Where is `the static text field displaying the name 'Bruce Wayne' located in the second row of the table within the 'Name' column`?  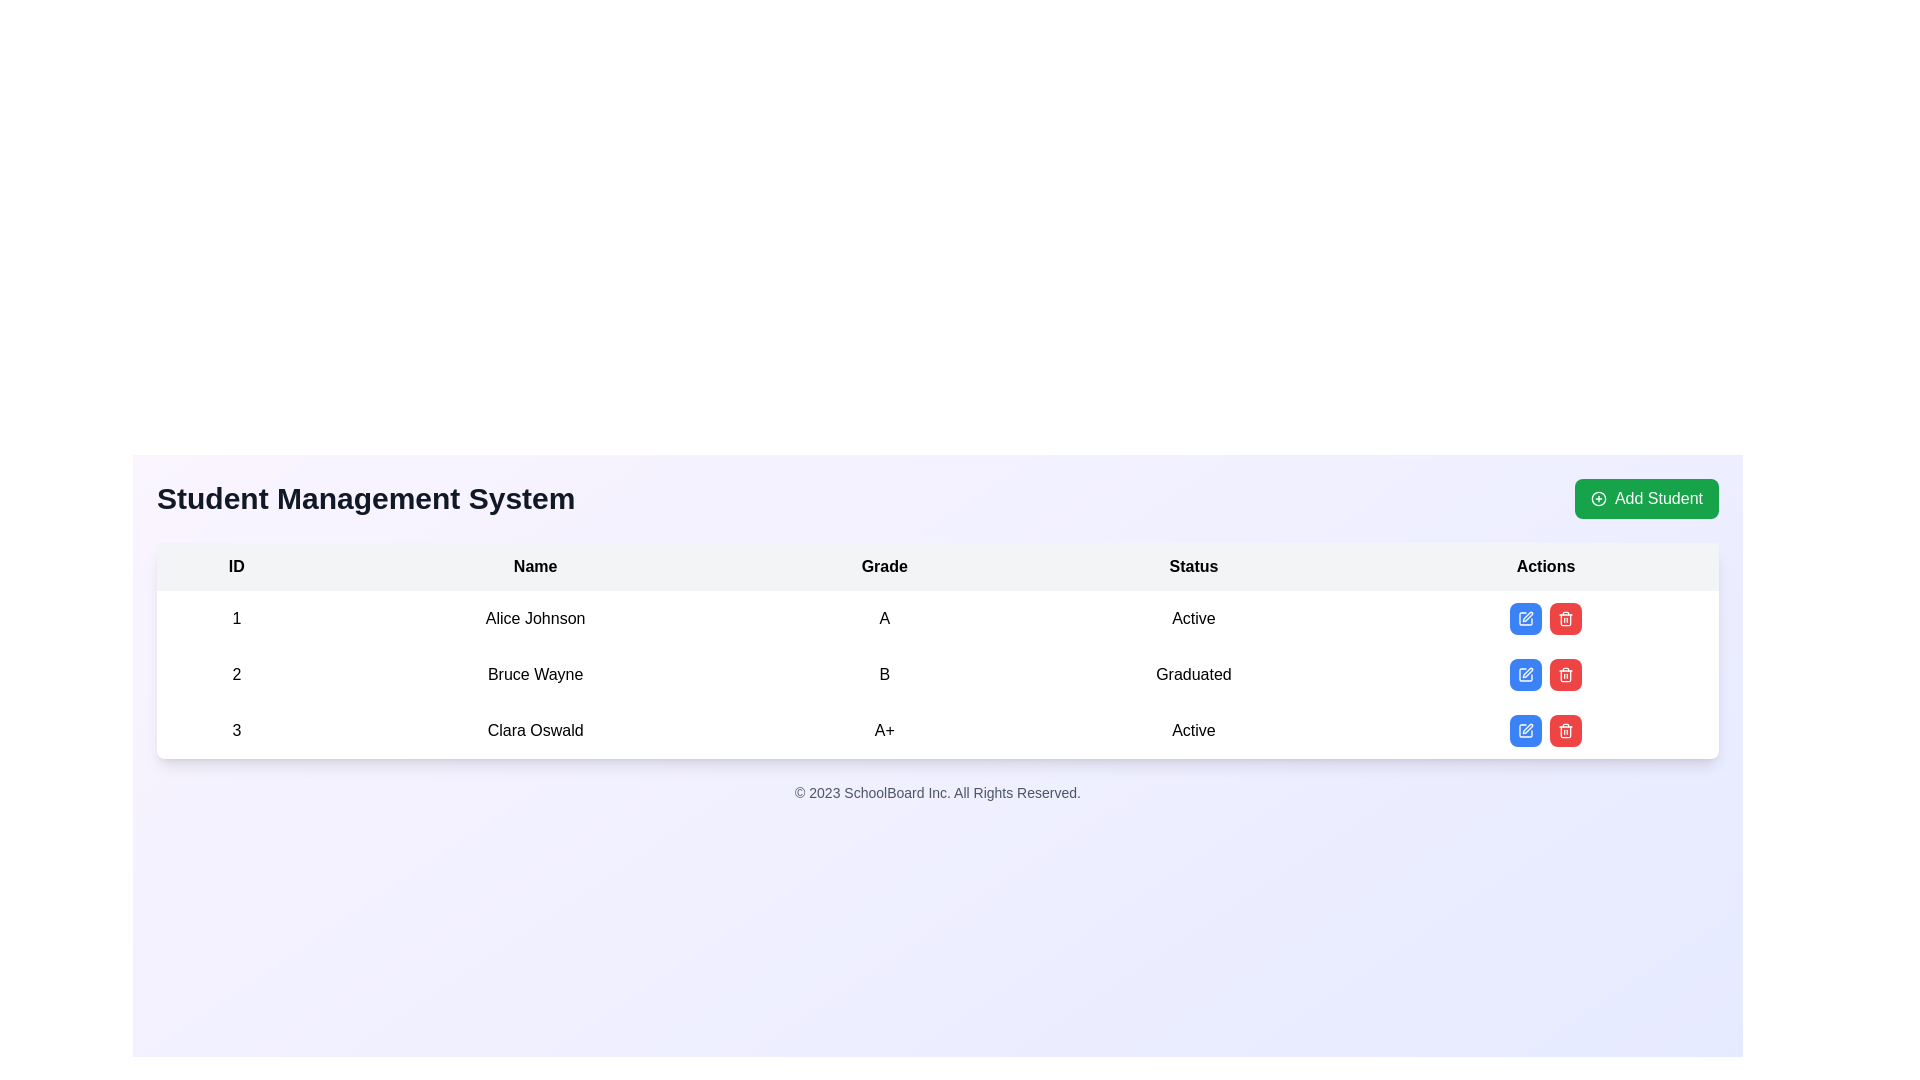 the static text field displaying the name 'Bruce Wayne' located in the second row of the table within the 'Name' column is located at coordinates (535, 675).